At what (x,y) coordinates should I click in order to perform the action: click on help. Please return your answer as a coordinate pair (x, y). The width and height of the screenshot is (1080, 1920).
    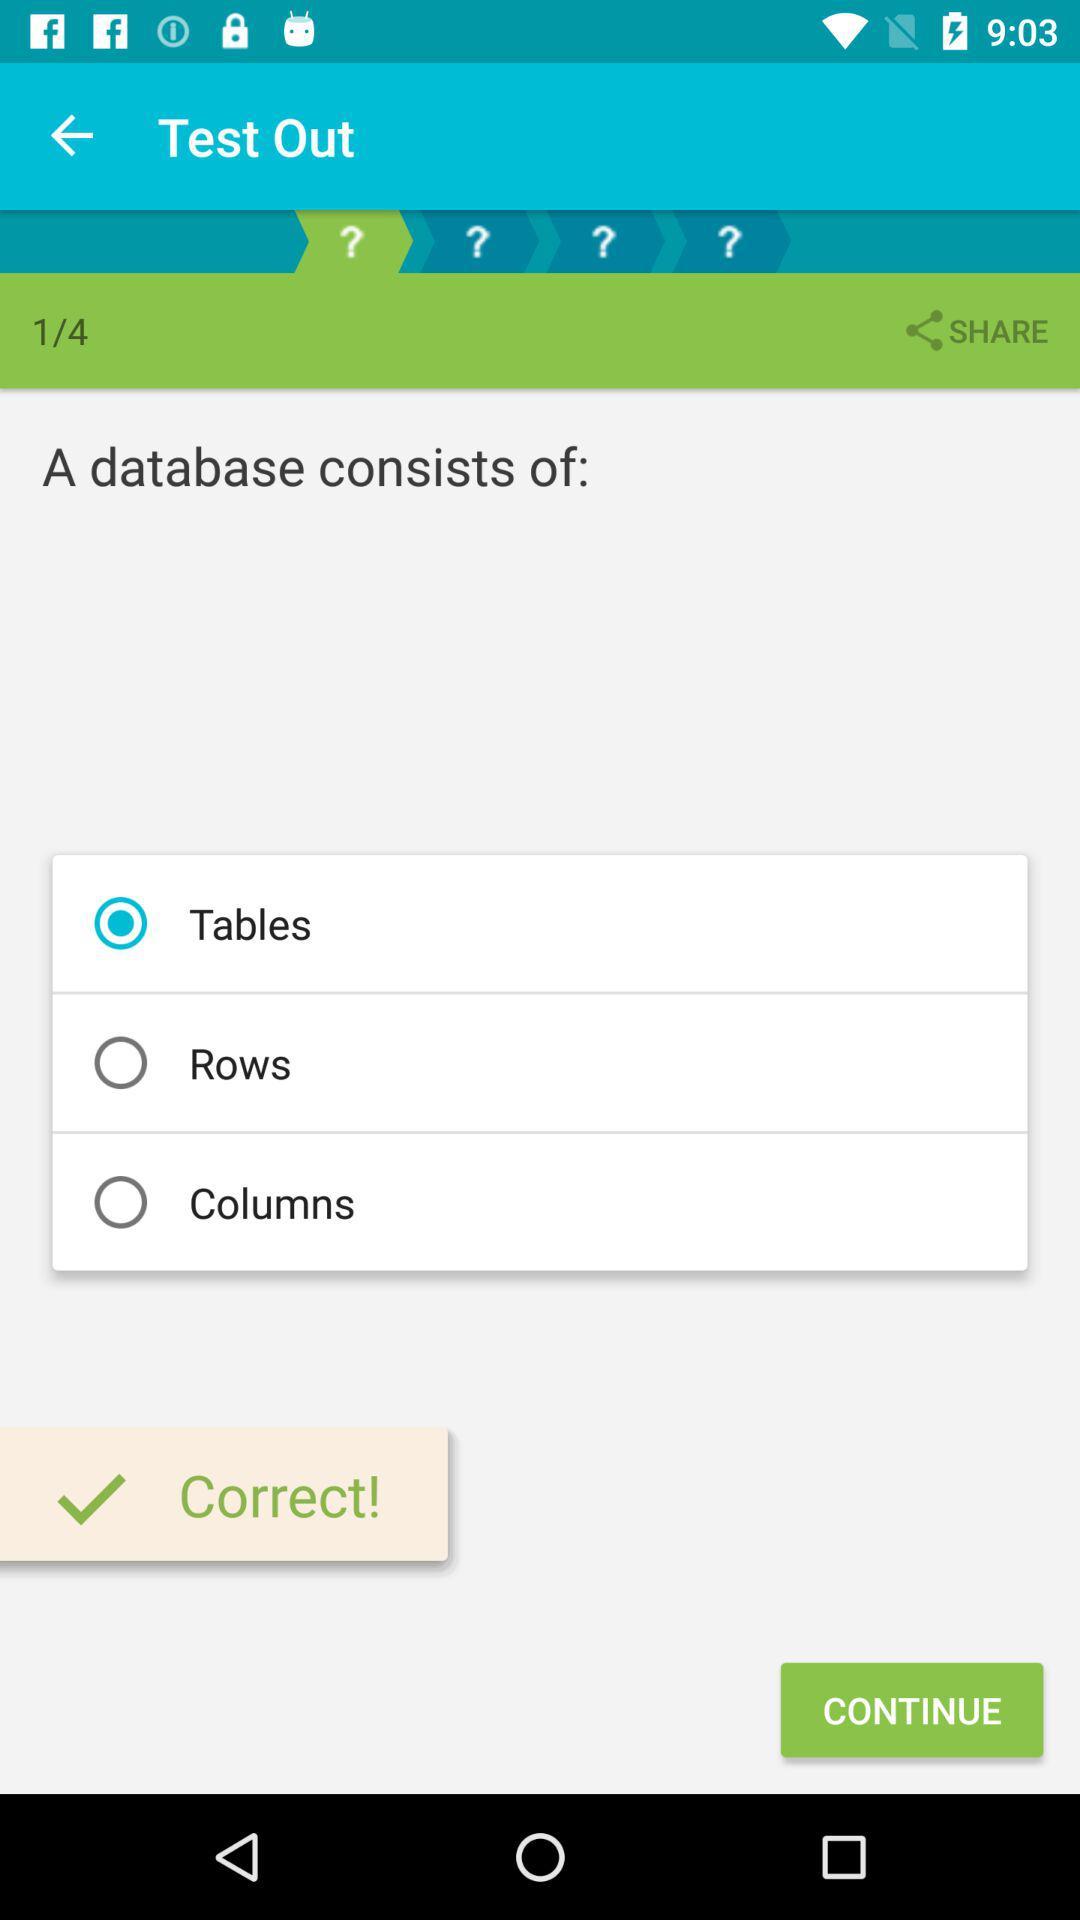
    Looking at the image, I should click on (477, 240).